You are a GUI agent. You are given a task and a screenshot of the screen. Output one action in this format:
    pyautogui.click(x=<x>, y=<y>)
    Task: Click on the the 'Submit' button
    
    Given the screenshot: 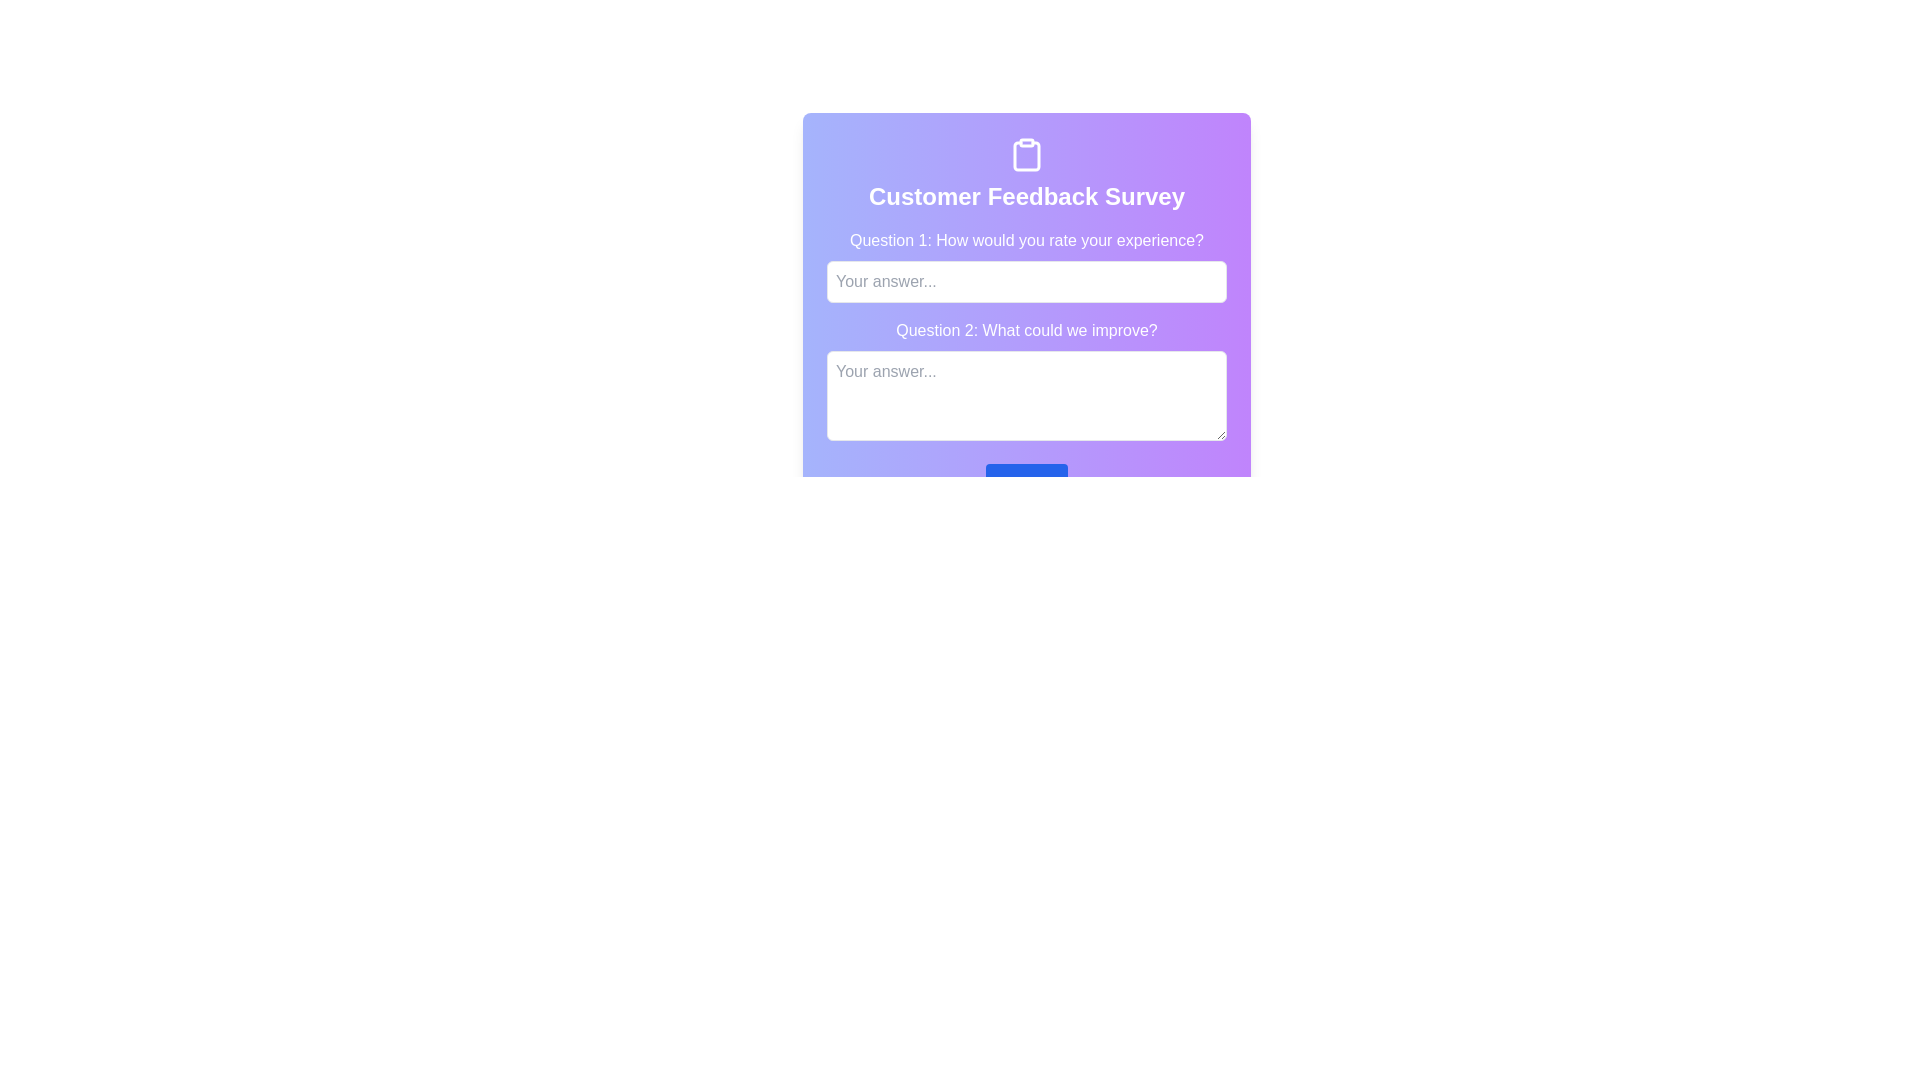 What is the action you would take?
    pyautogui.click(x=1027, y=483)
    